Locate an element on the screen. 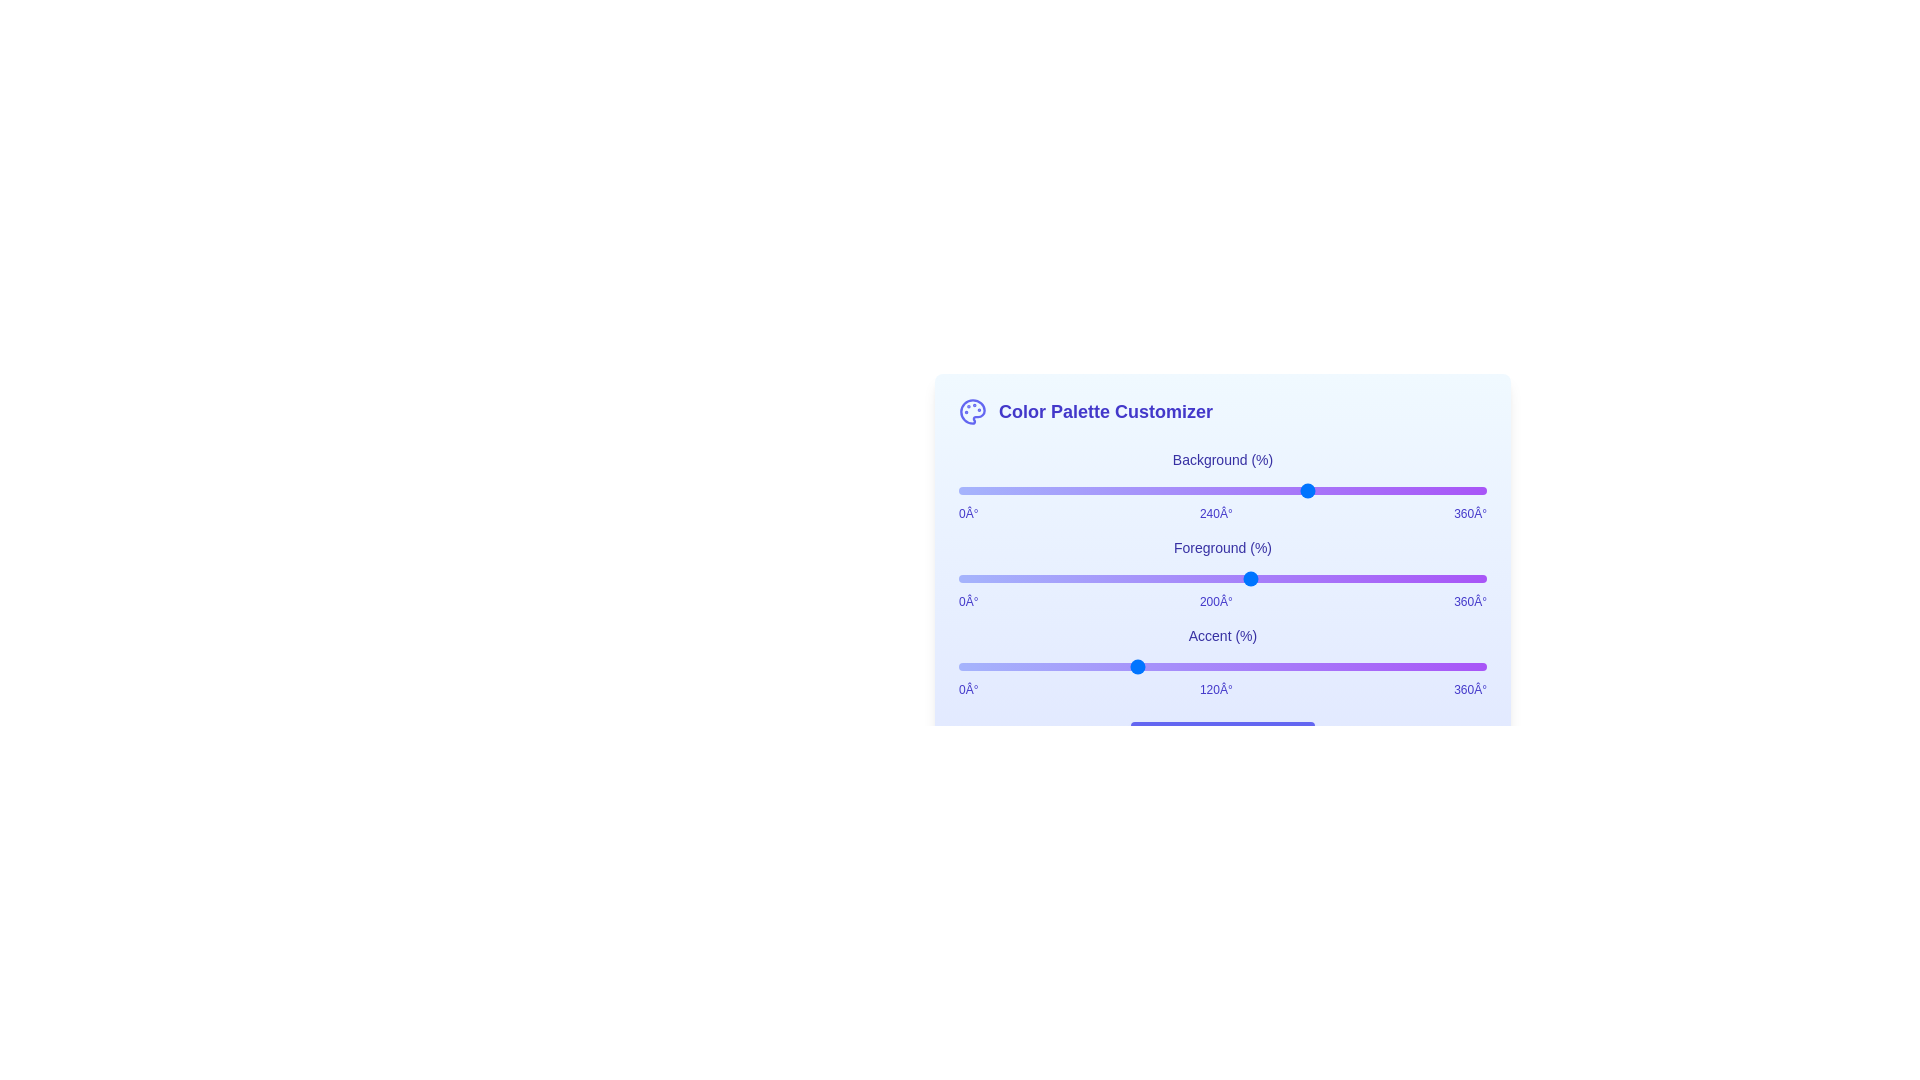  the text 'Accent (%)' to highlight it is located at coordinates (1222, 636).